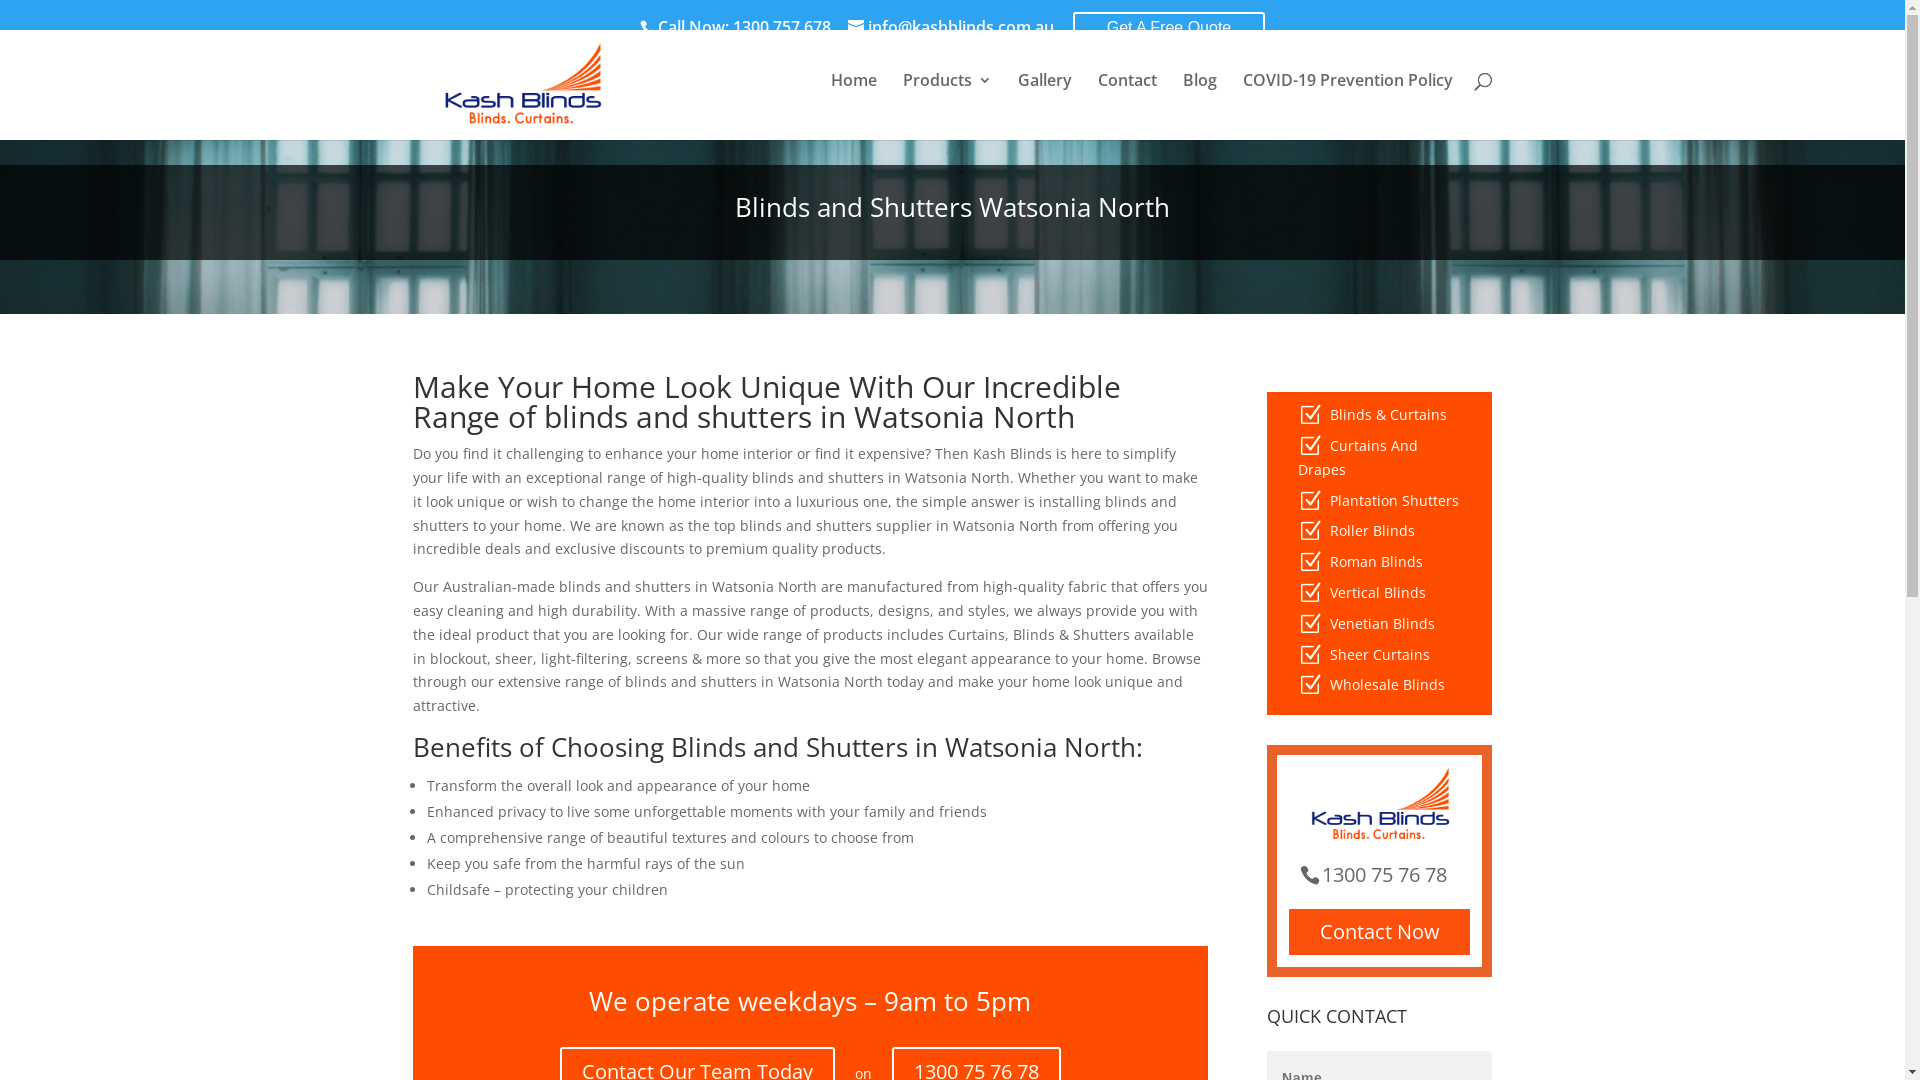 The image size is (1920, 1080). I want to click on 'Vertical Blinds', so click(1376, 591).